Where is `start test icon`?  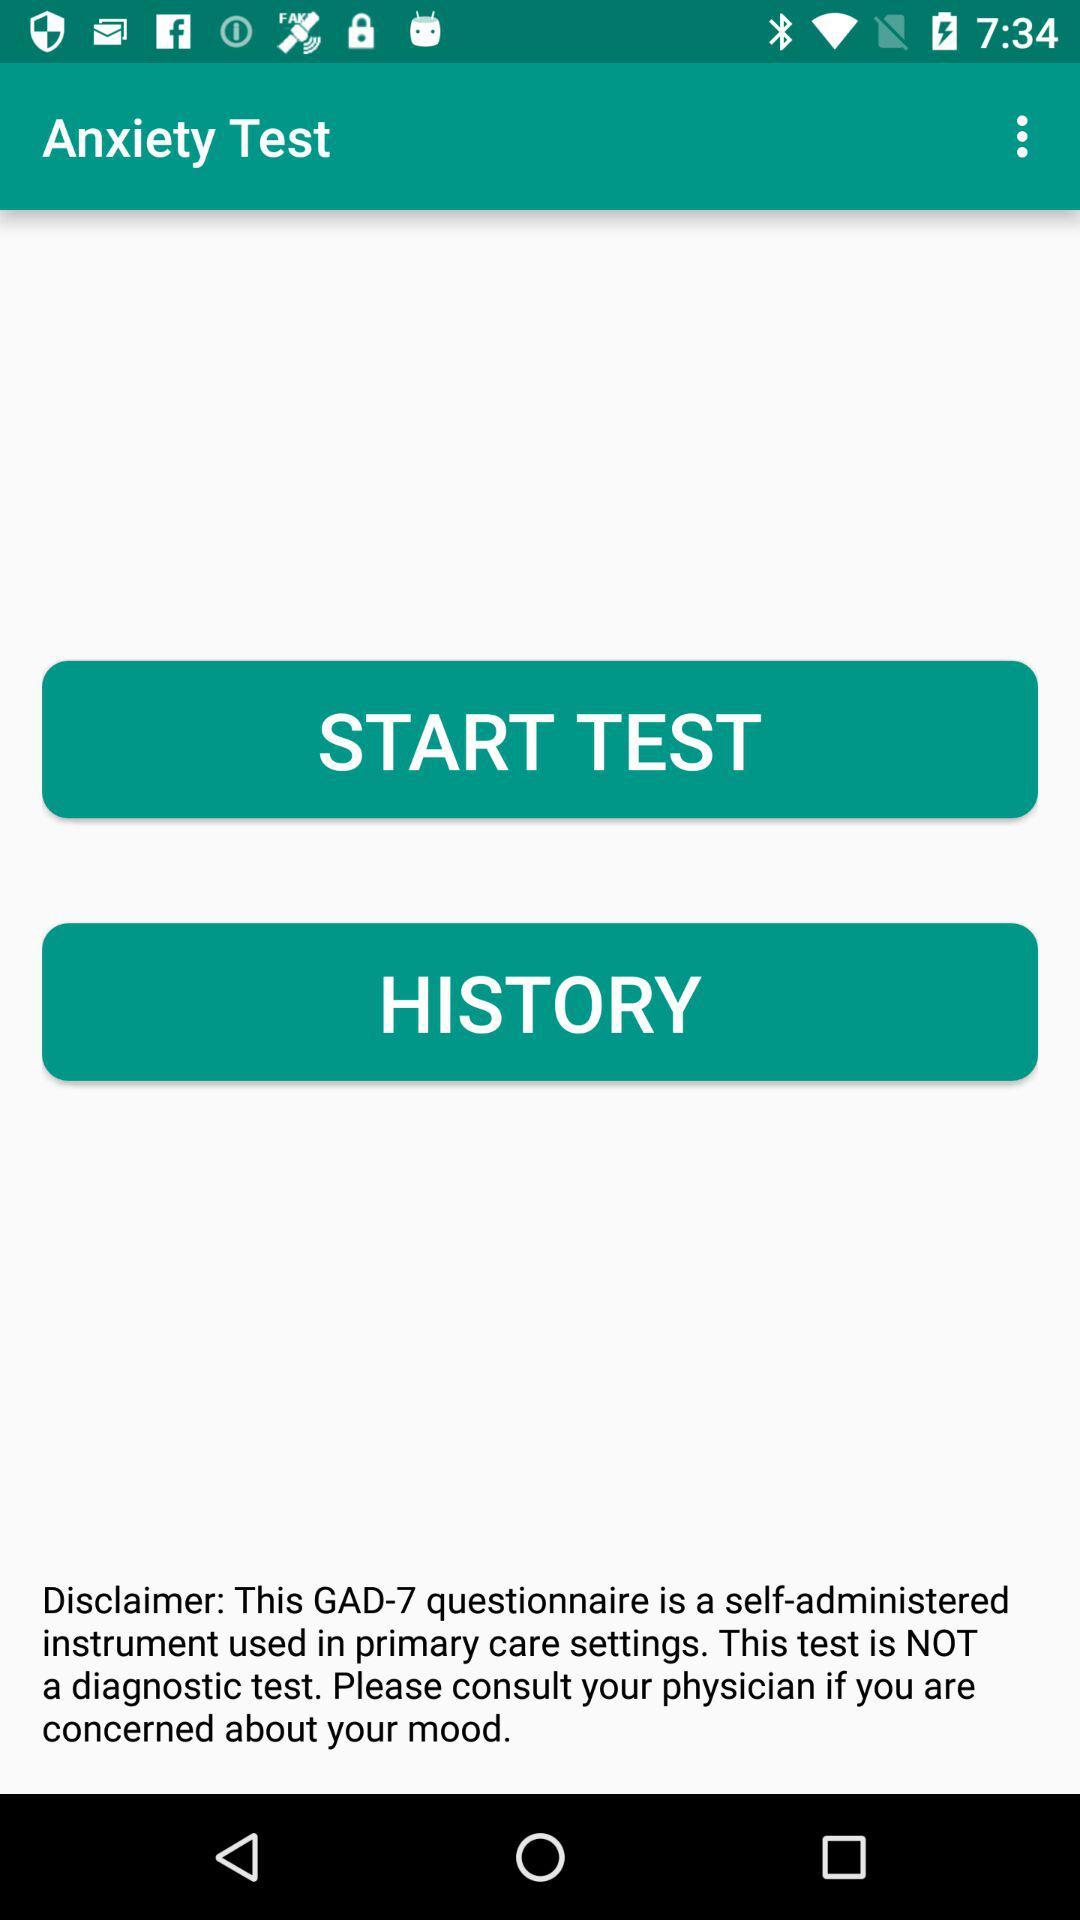
start test icon is located at coordinates (540, 738).